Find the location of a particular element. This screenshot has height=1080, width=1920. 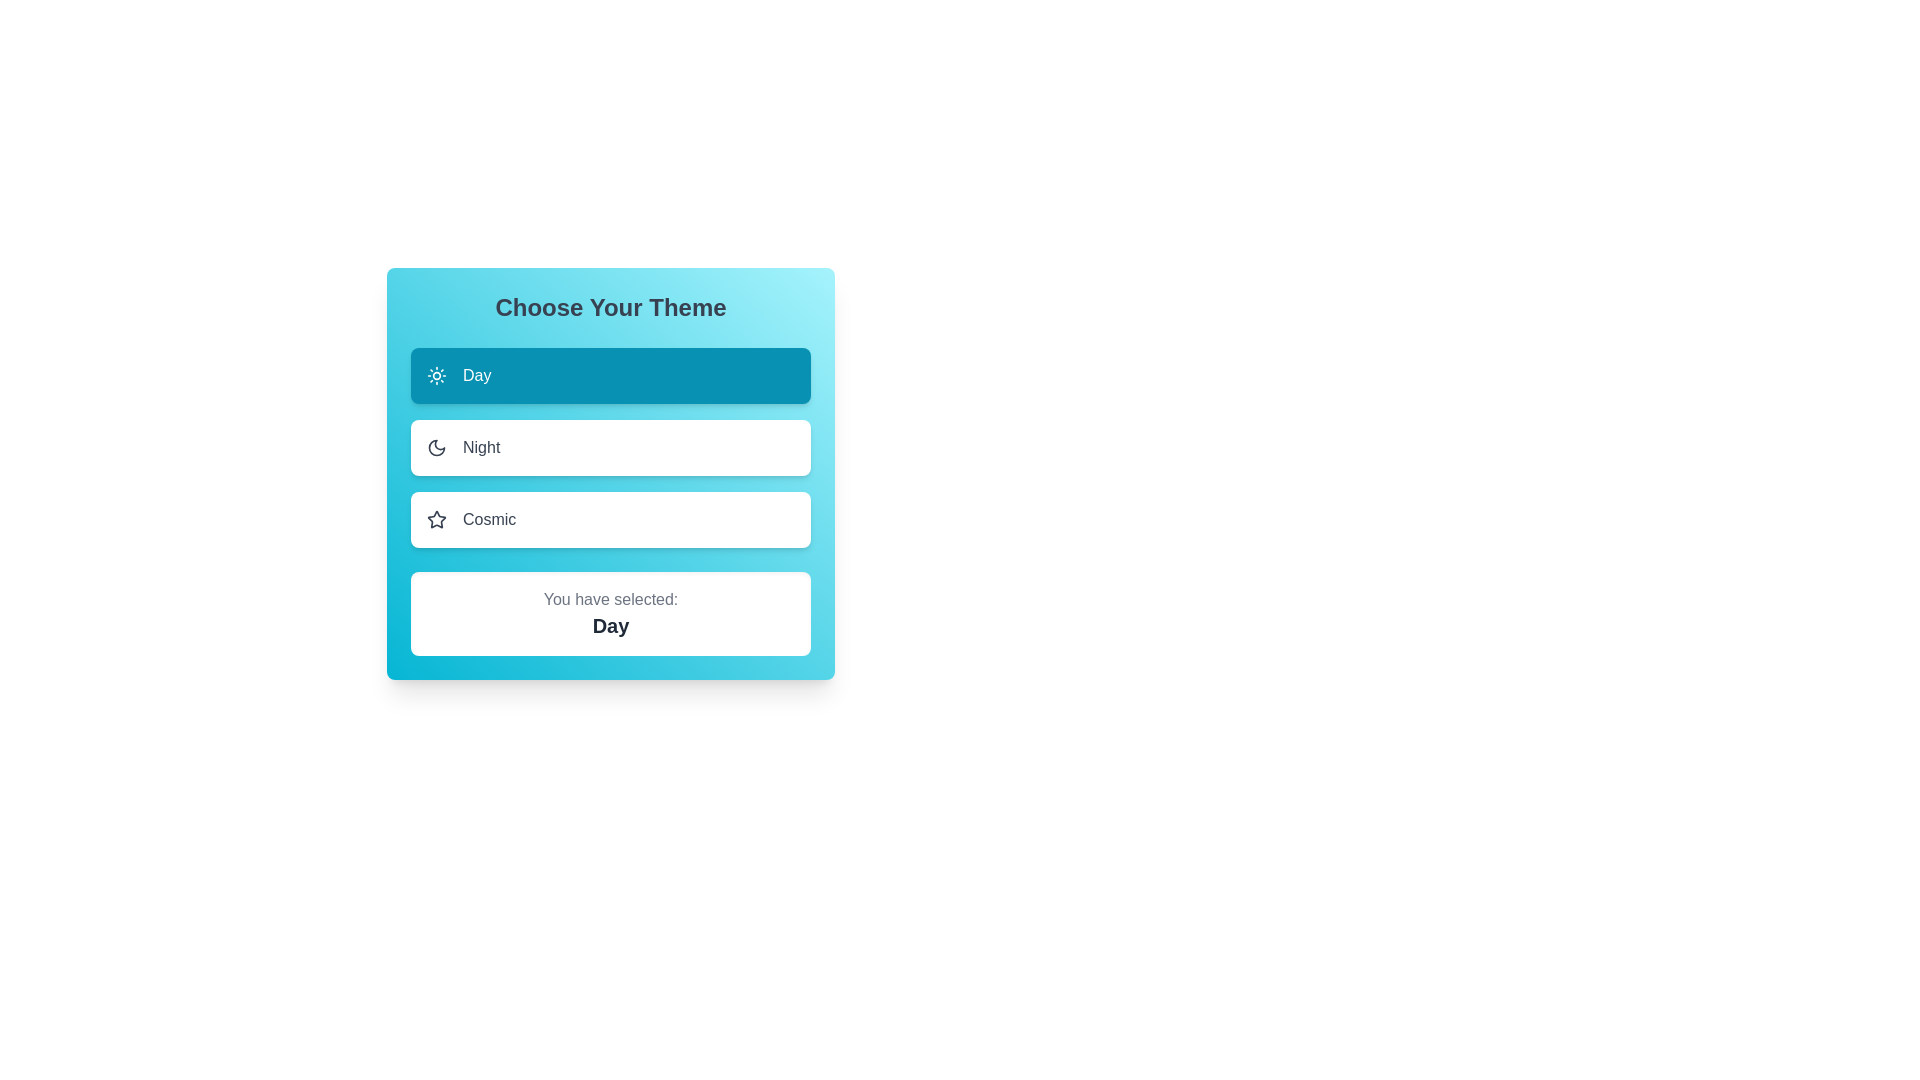

information displayed in the non-interactive informational text box that shows the current selection of the theme below the options 'Day', 'Night', 'Cosmic' is located at coordinates (609, 612).